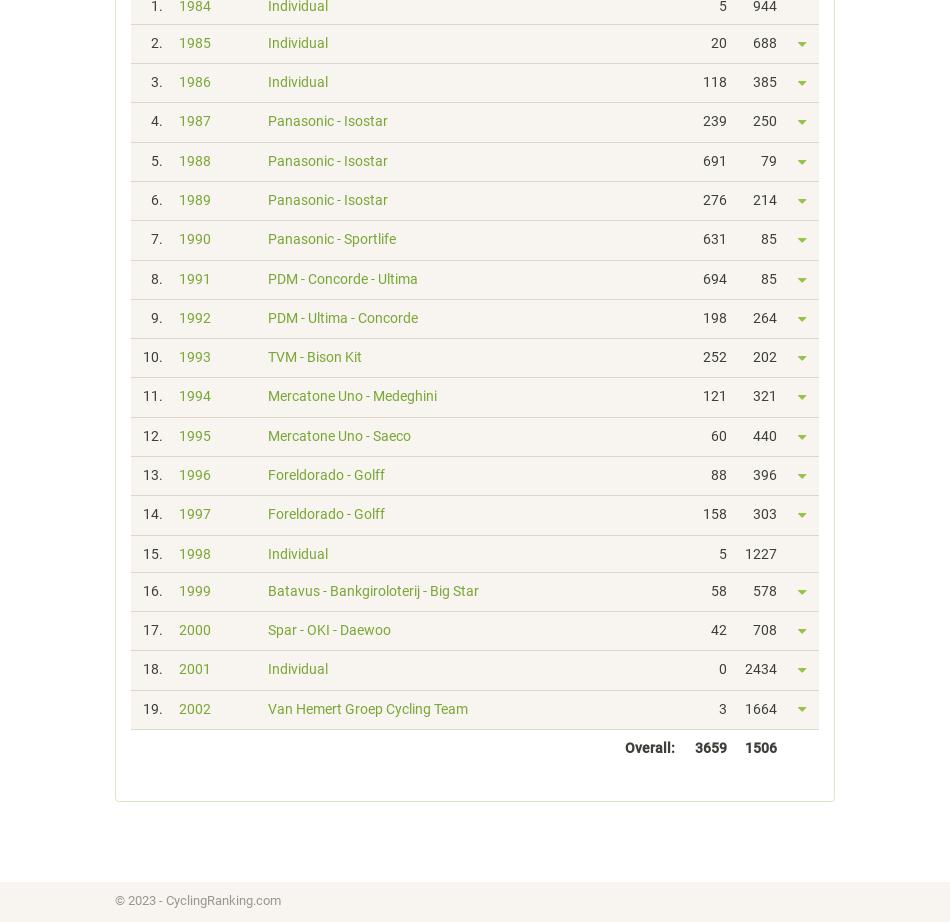 Image resolution: width=950 pixels, height=922 pixels. Describe the element at coordinates (764, 315) in the screenshot. I see `'264'` at that location.